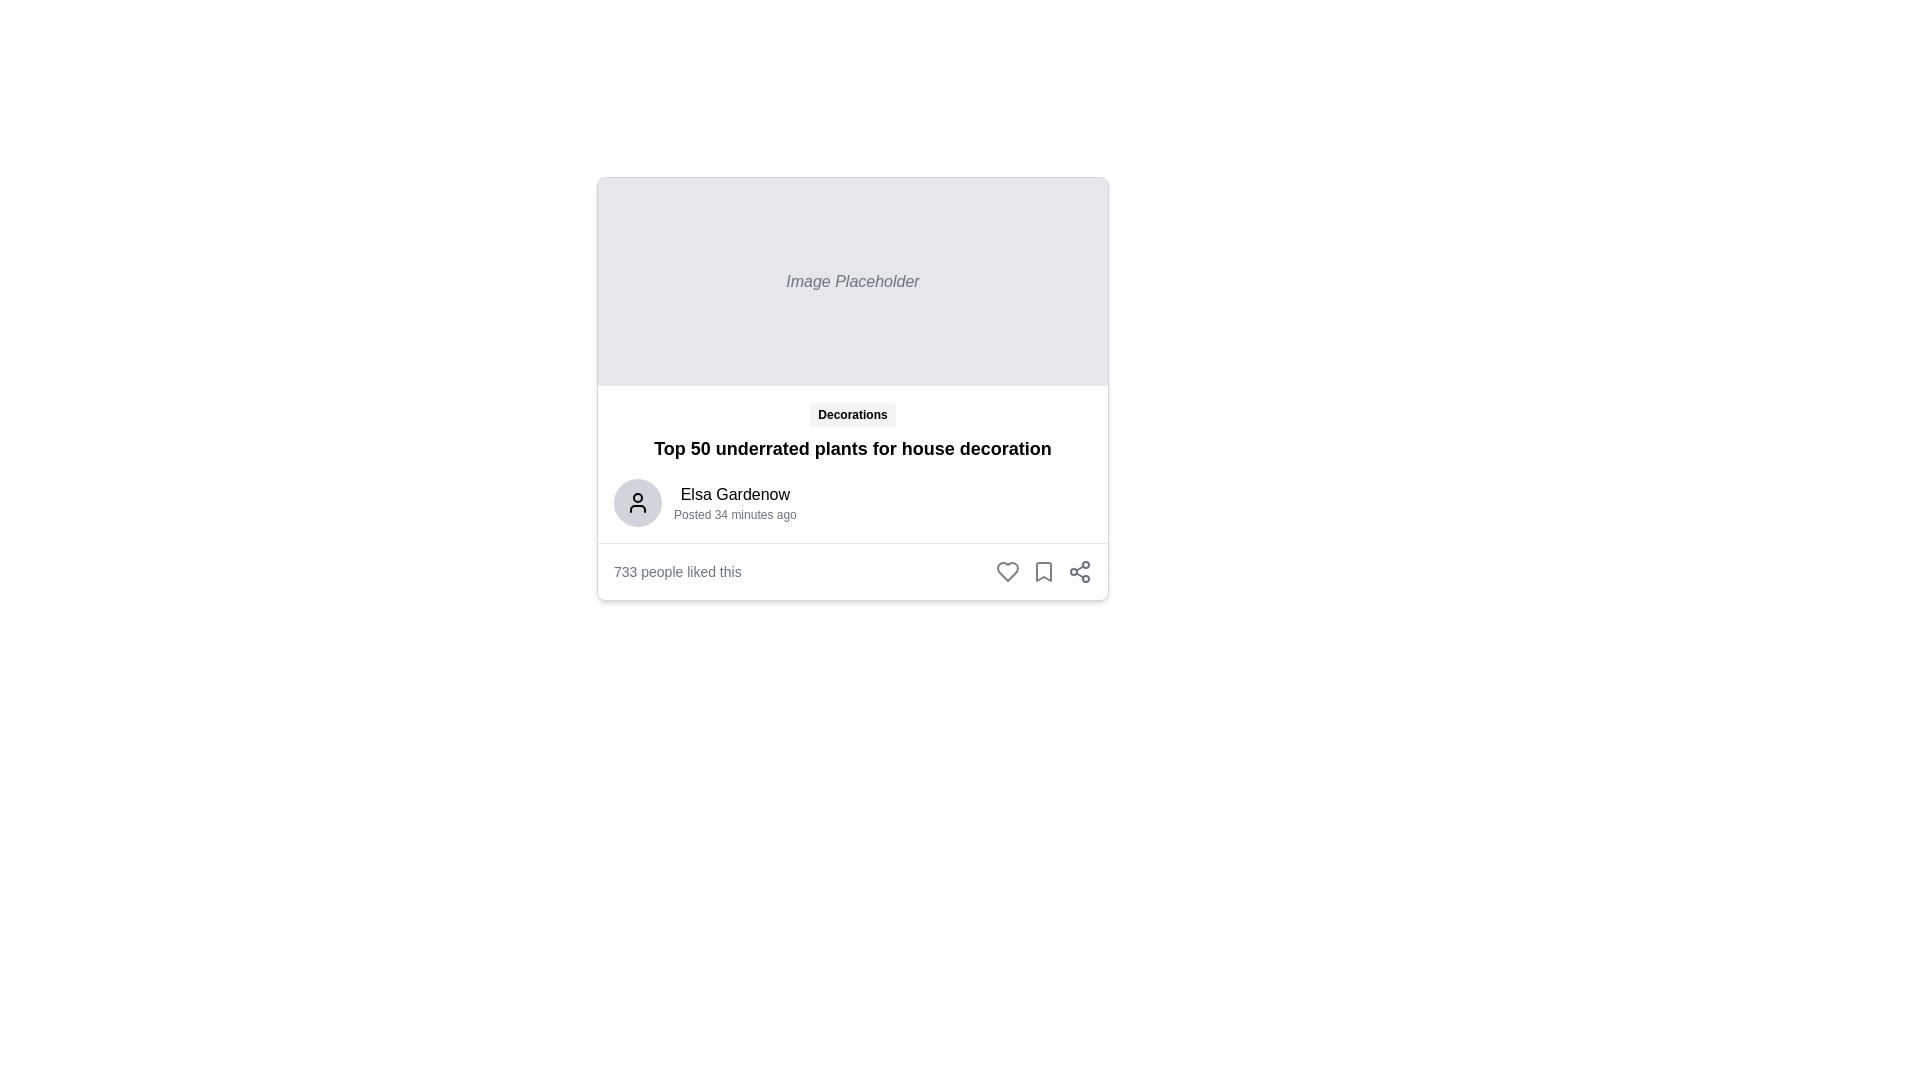 The image size is (1920, 1080). I want to click on the share button, which is the third interactive icon on the far-right end of its row, allowing users to share the current content, so click(1079, 571).